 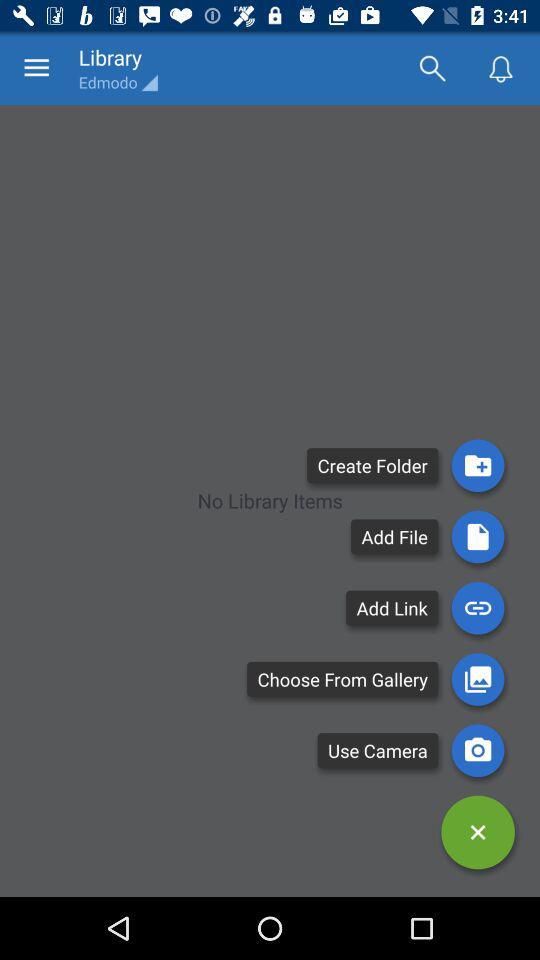 I want to click on open camera, so click(x=477, y=749).